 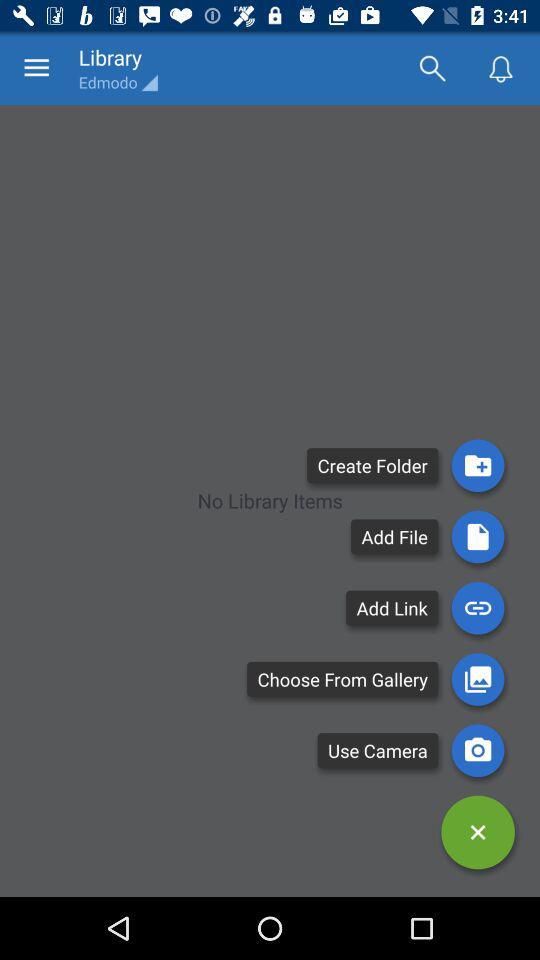 I want to click on open camera, so click(x=477, y=749).